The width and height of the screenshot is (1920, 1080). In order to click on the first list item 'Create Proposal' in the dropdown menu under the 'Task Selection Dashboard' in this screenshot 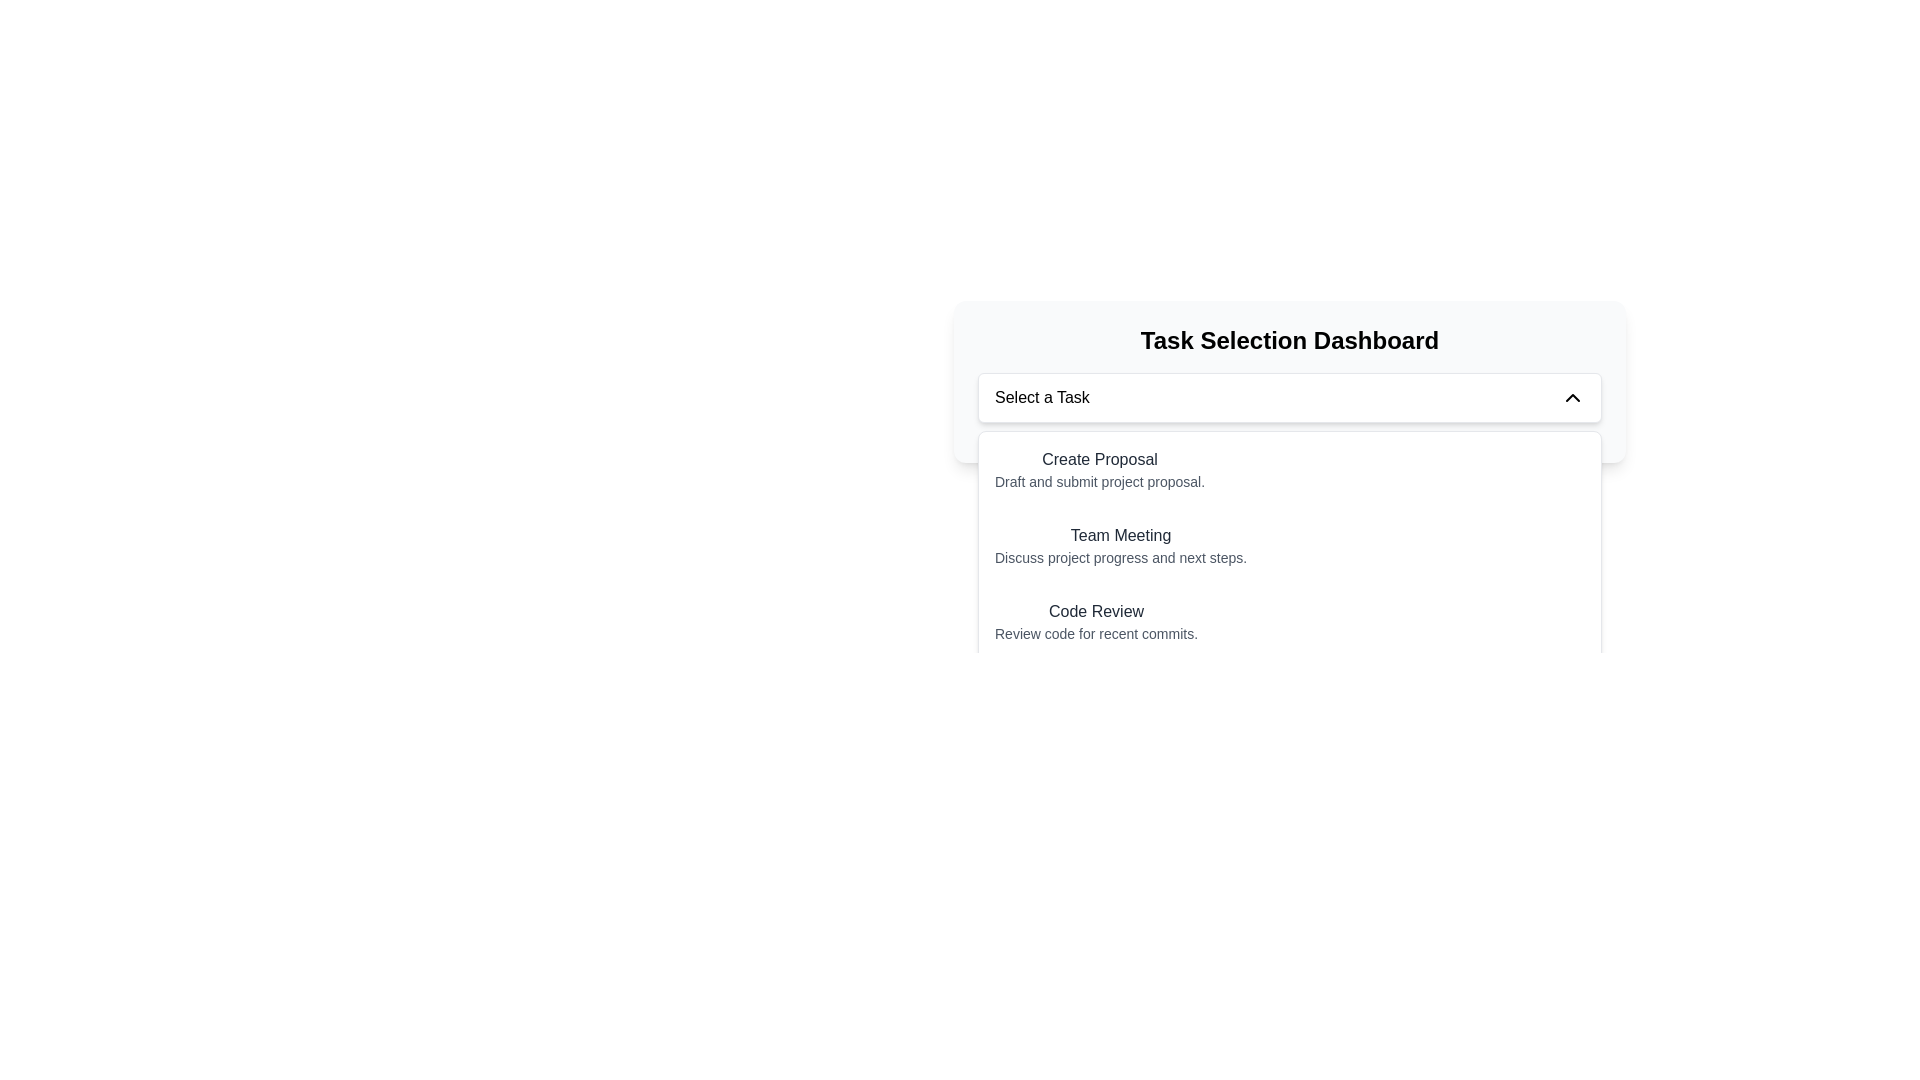, I will do `click(1290, 465)`.